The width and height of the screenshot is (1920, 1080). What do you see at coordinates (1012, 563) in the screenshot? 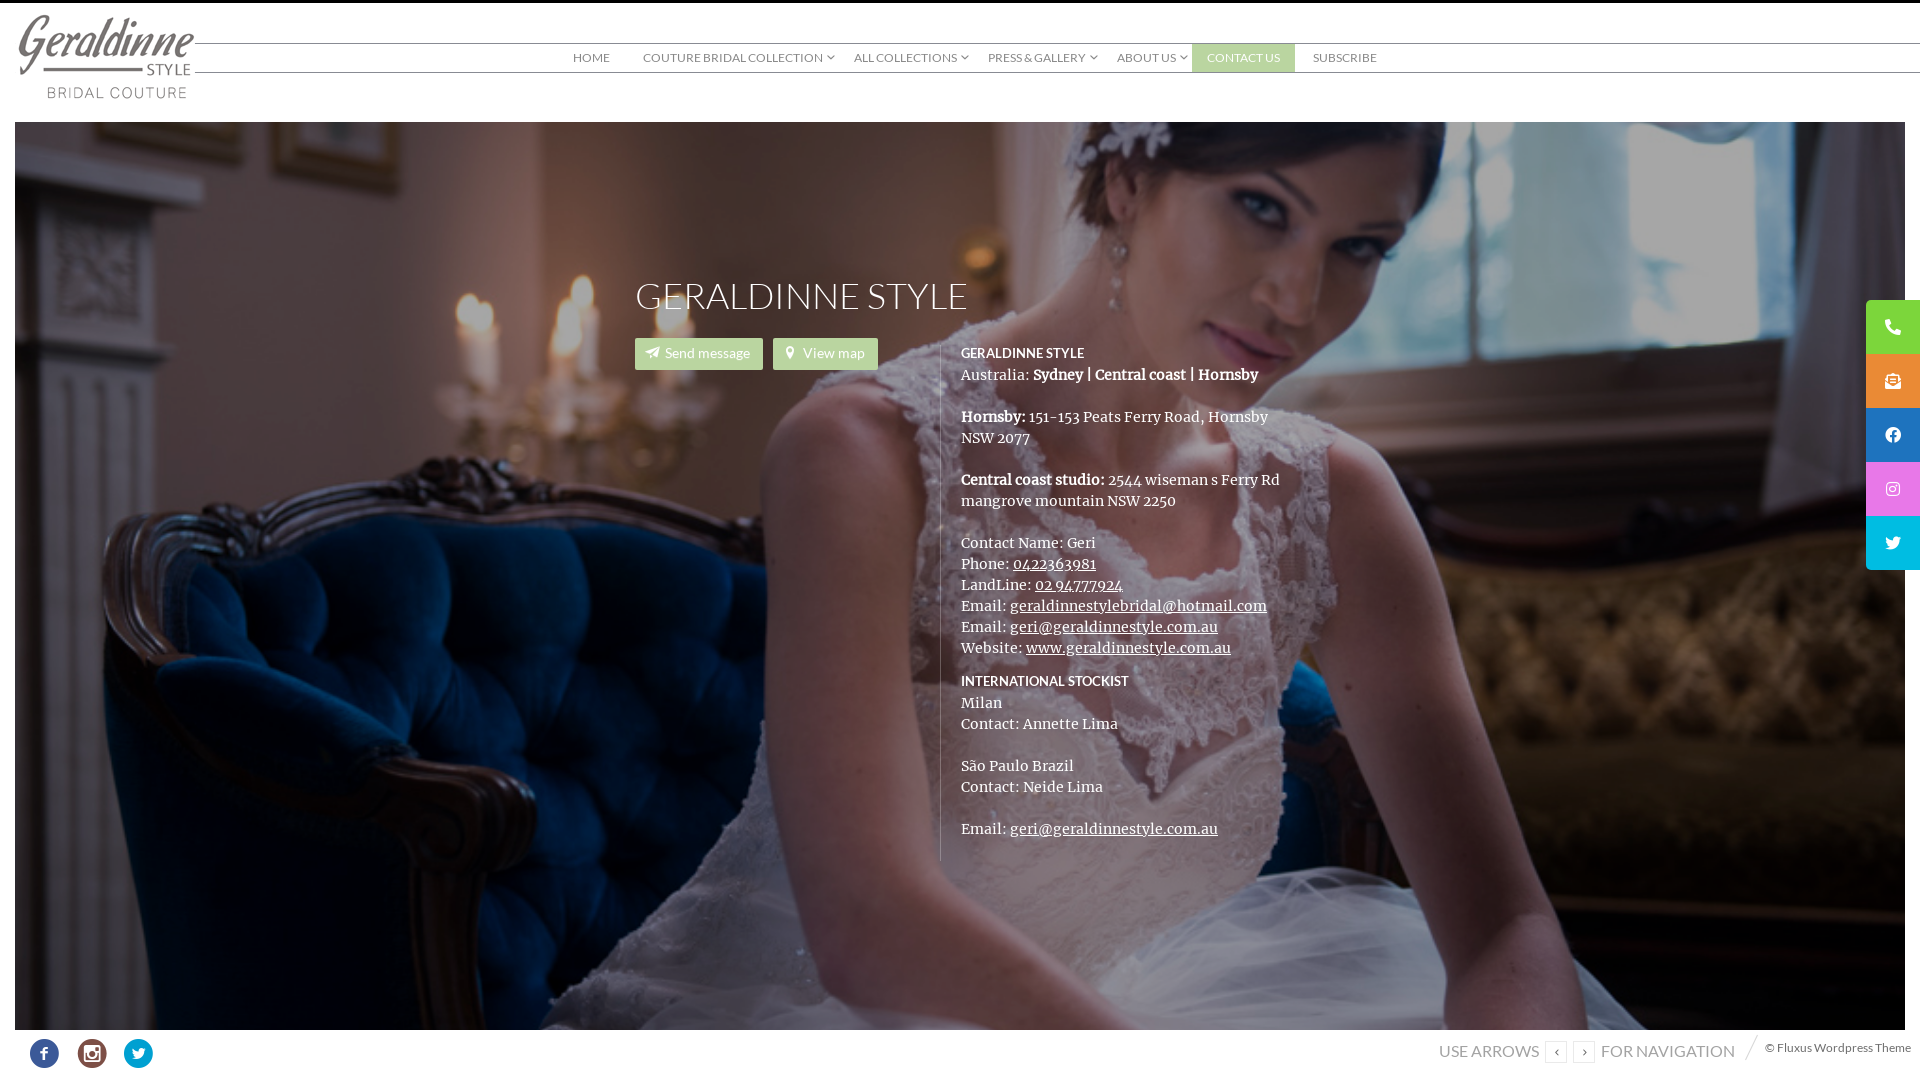
I see `'0422363981'` at bounding box center [1012, 563].